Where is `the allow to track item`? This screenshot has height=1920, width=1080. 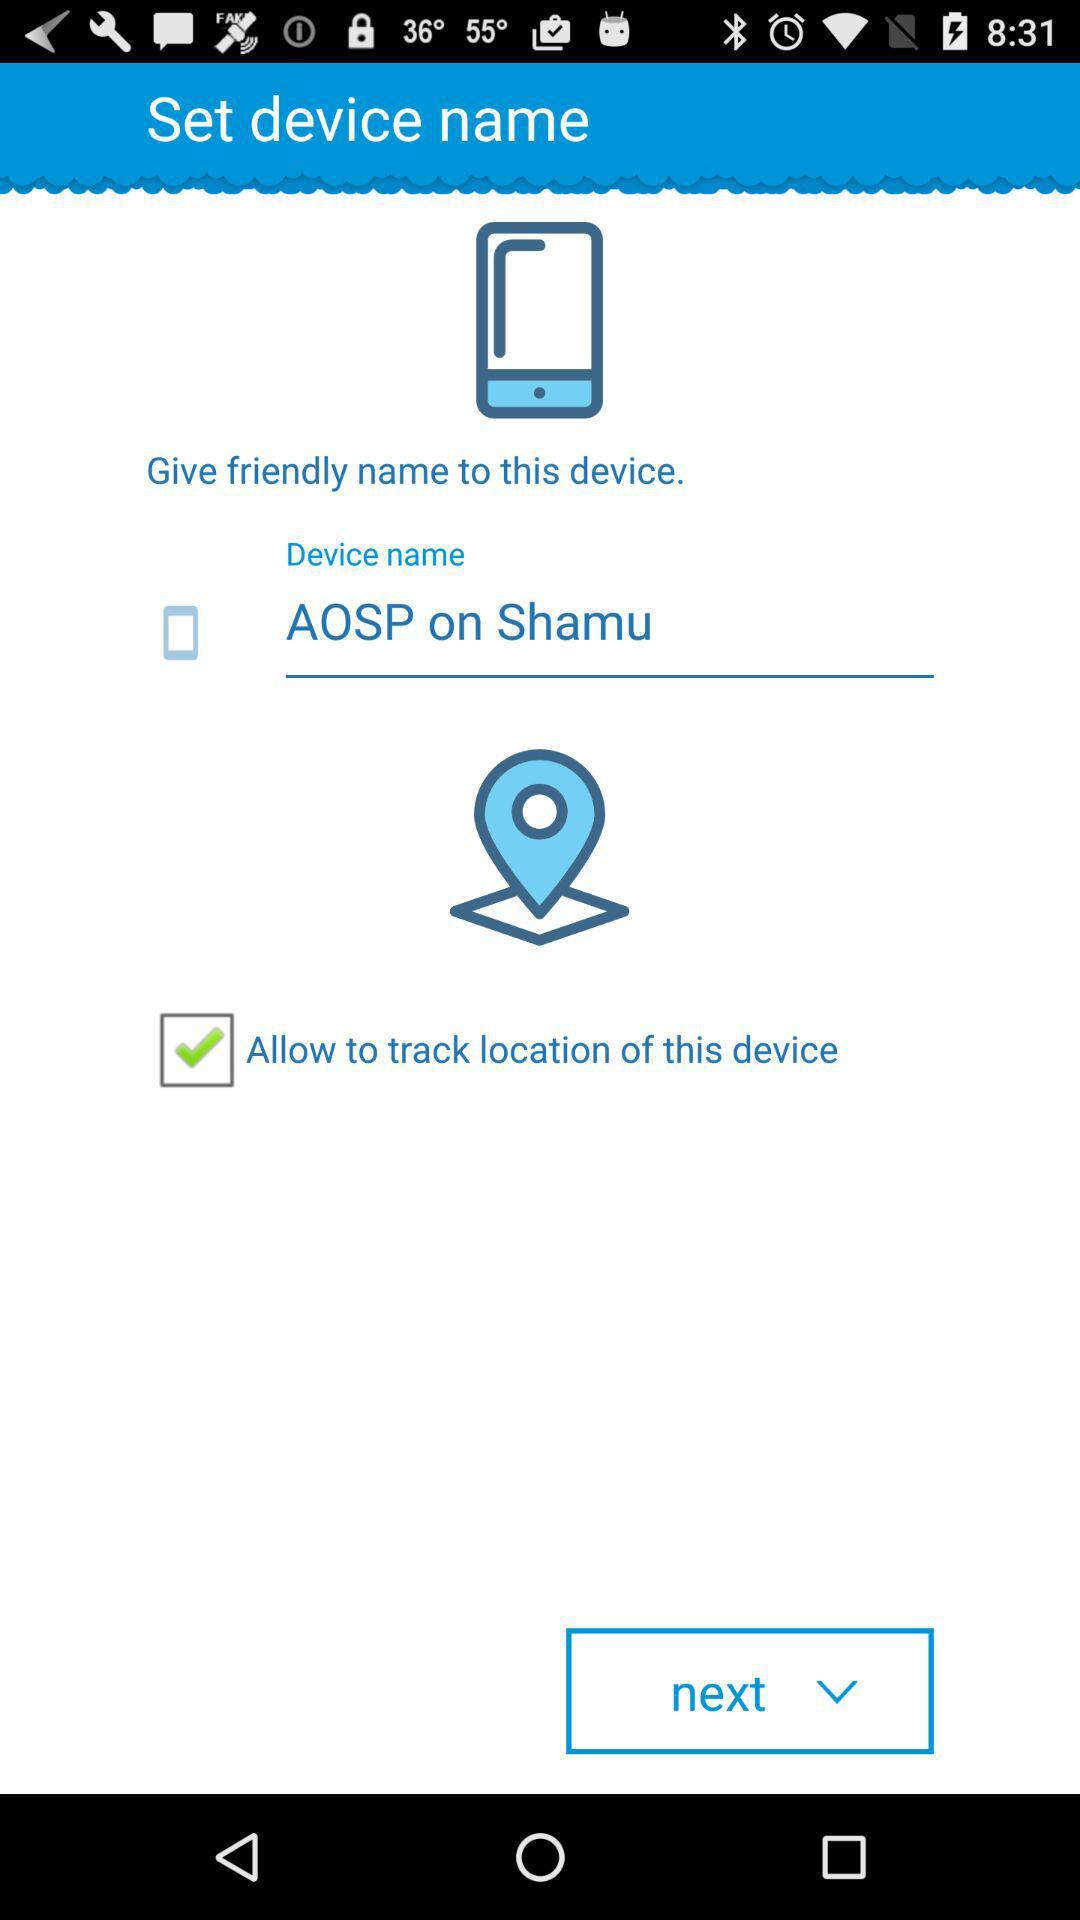
the allow to track item is located at coordinates (492, 1047).